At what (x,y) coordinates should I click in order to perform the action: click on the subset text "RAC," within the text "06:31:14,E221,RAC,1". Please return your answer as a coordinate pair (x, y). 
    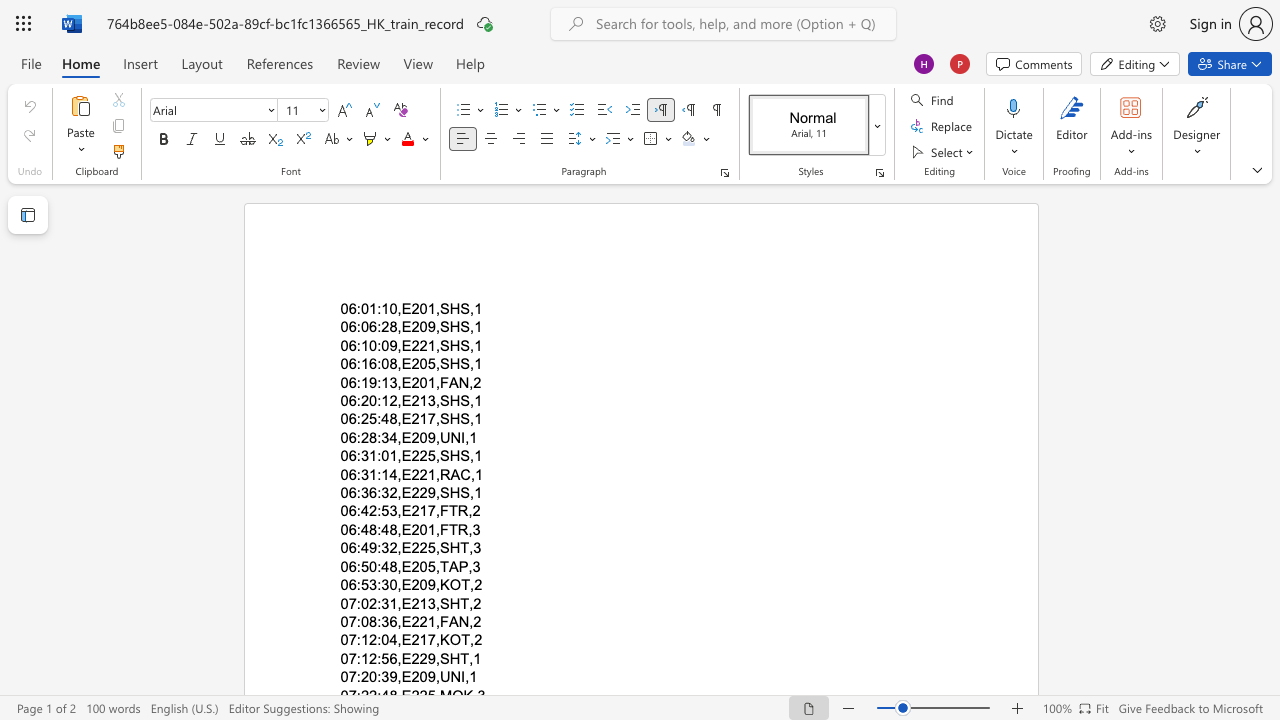
    Looking at the image, I should click on (438, 474).